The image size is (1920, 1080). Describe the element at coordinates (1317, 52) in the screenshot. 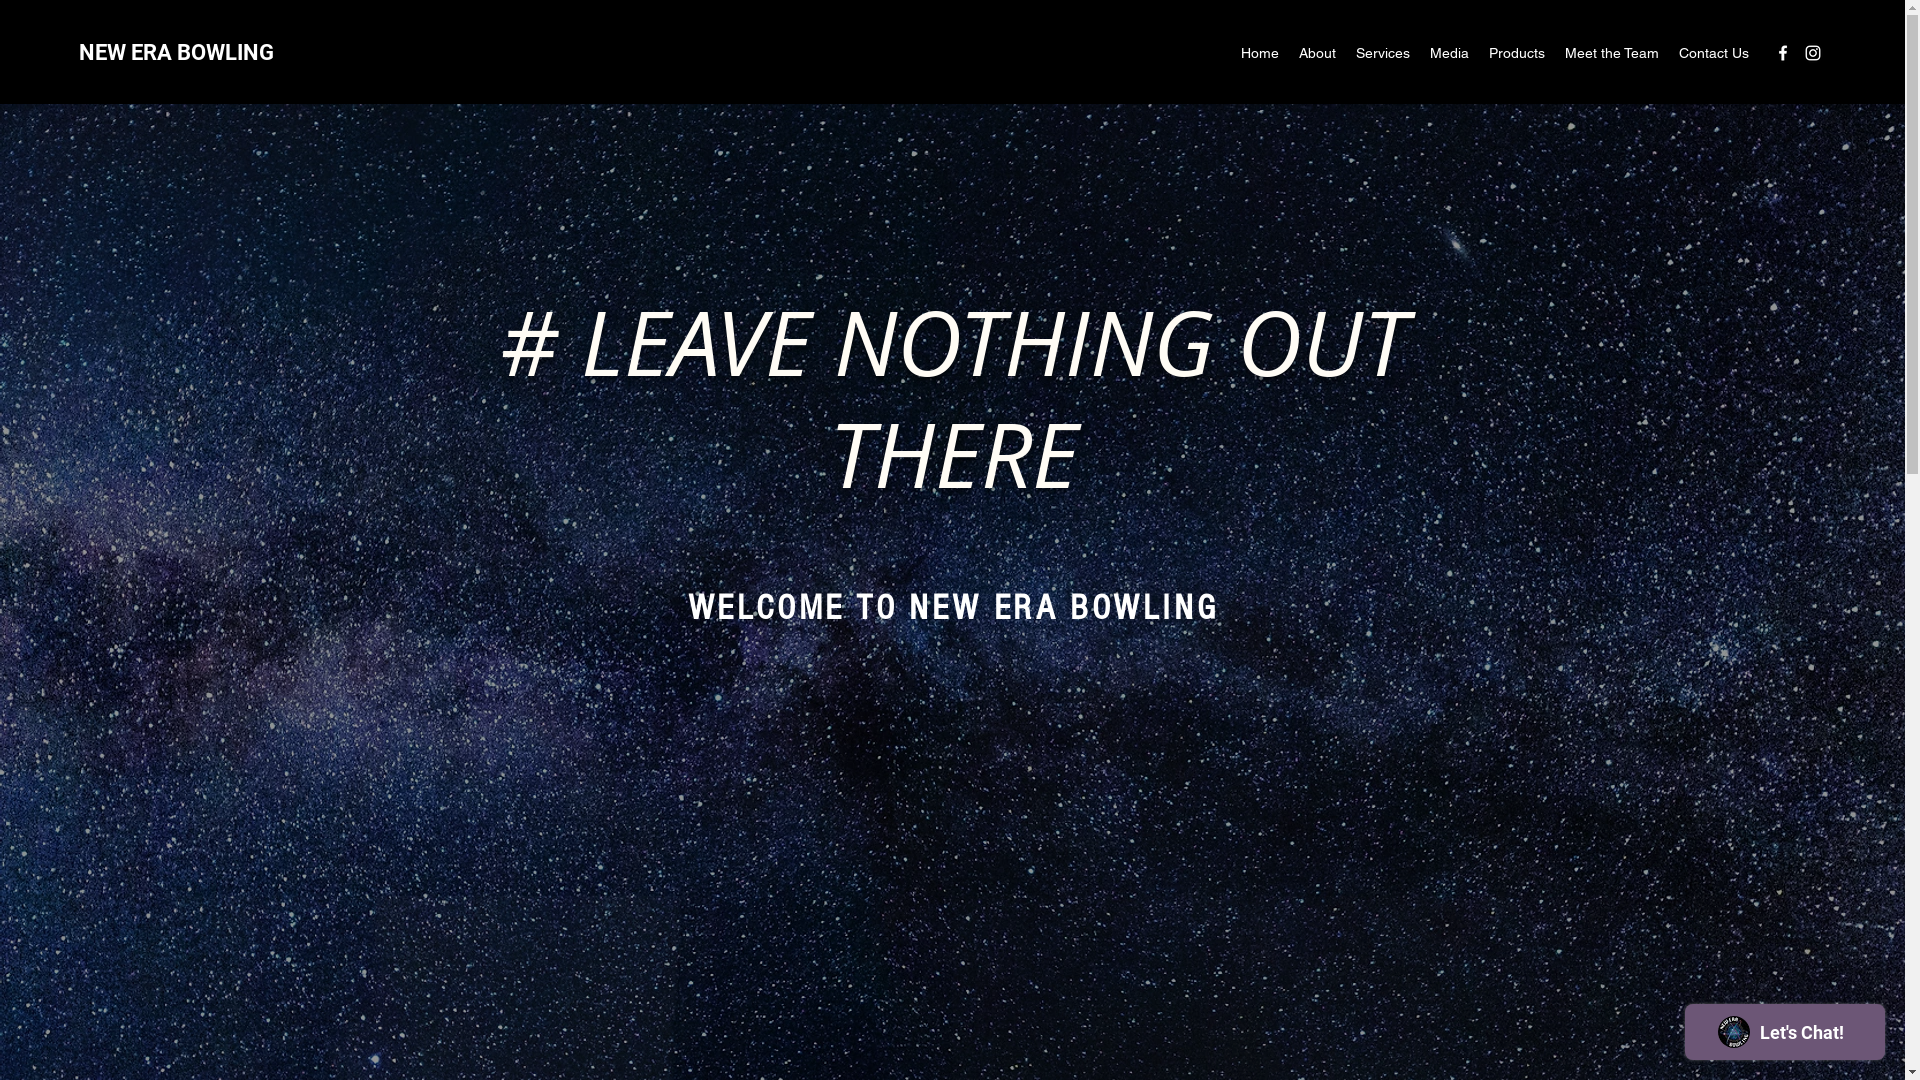

I see `'About'` at that location.